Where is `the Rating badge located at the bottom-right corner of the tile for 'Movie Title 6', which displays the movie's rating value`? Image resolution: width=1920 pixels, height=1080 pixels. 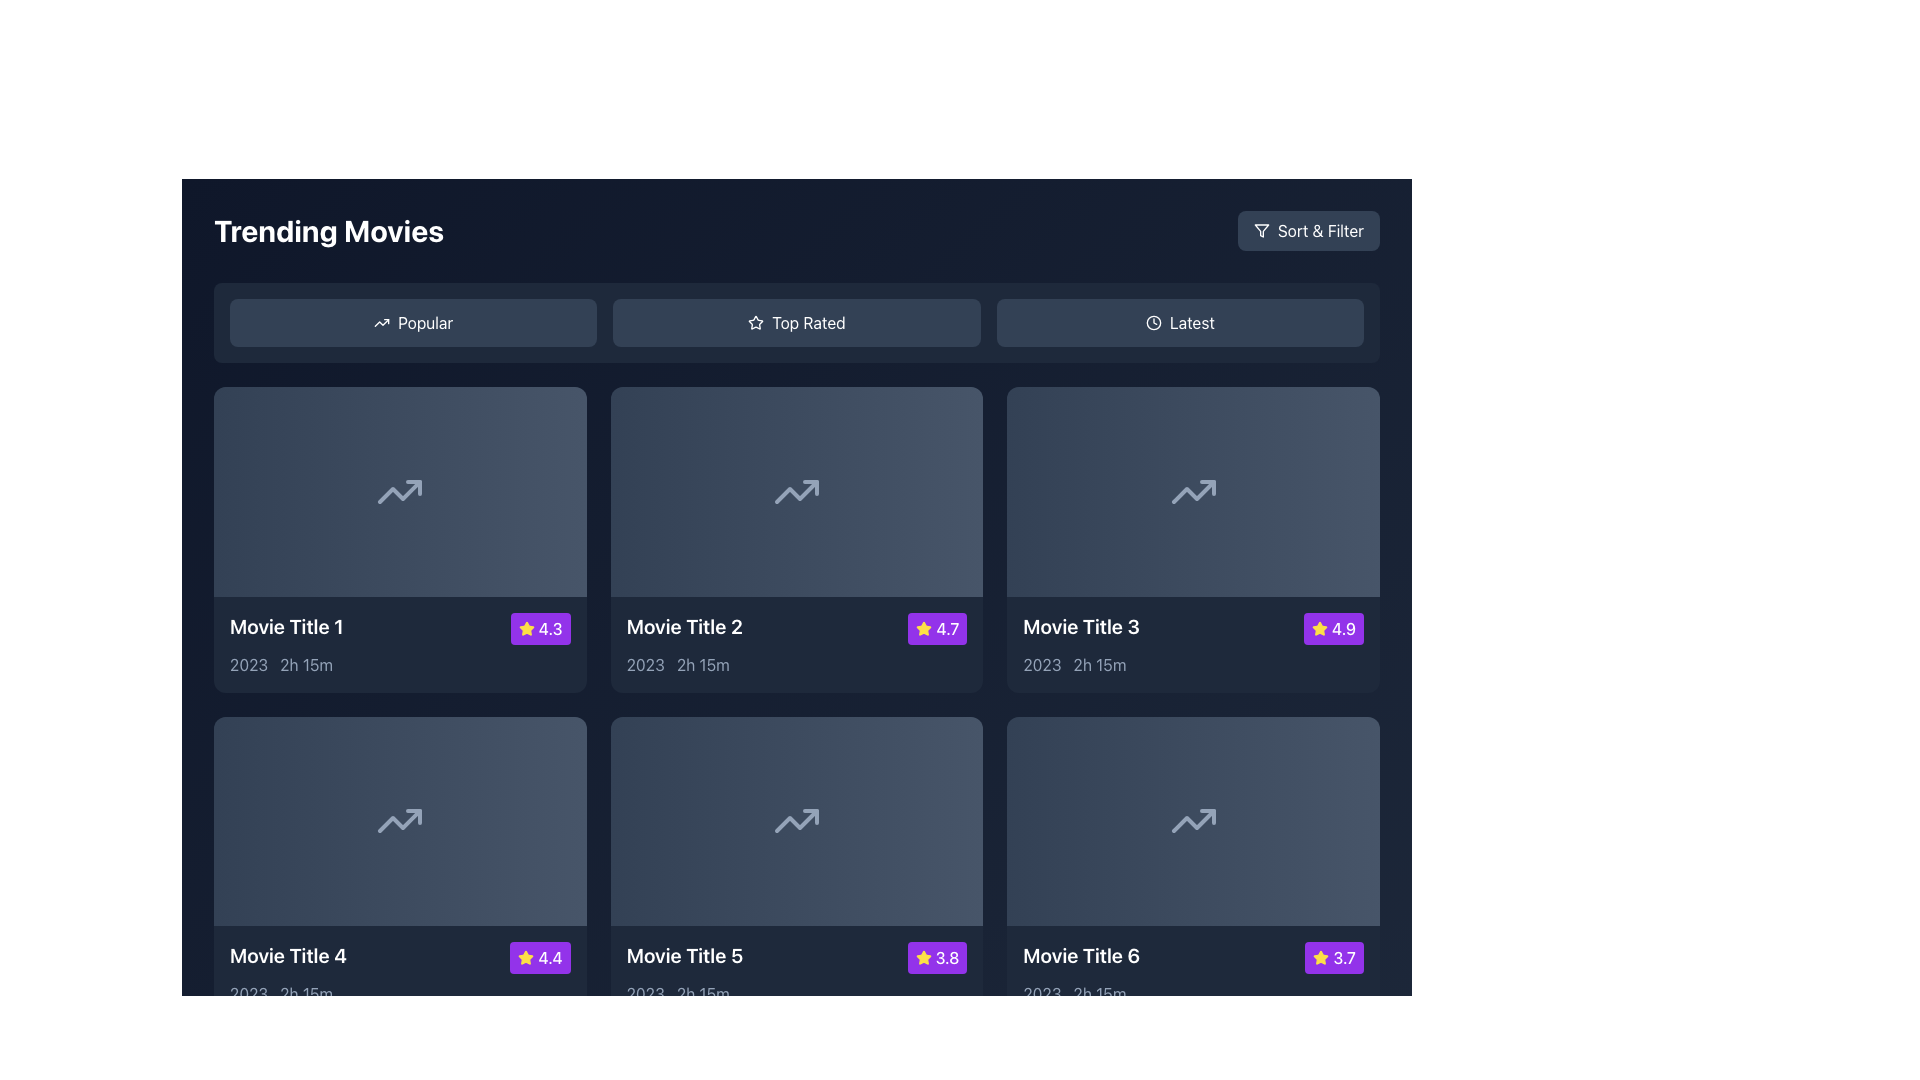
the Rating badge located at the bottom-right corner of the tile for 'Movie Title 6', which displays the movie's rating value is located at coordinates (1334, 957).